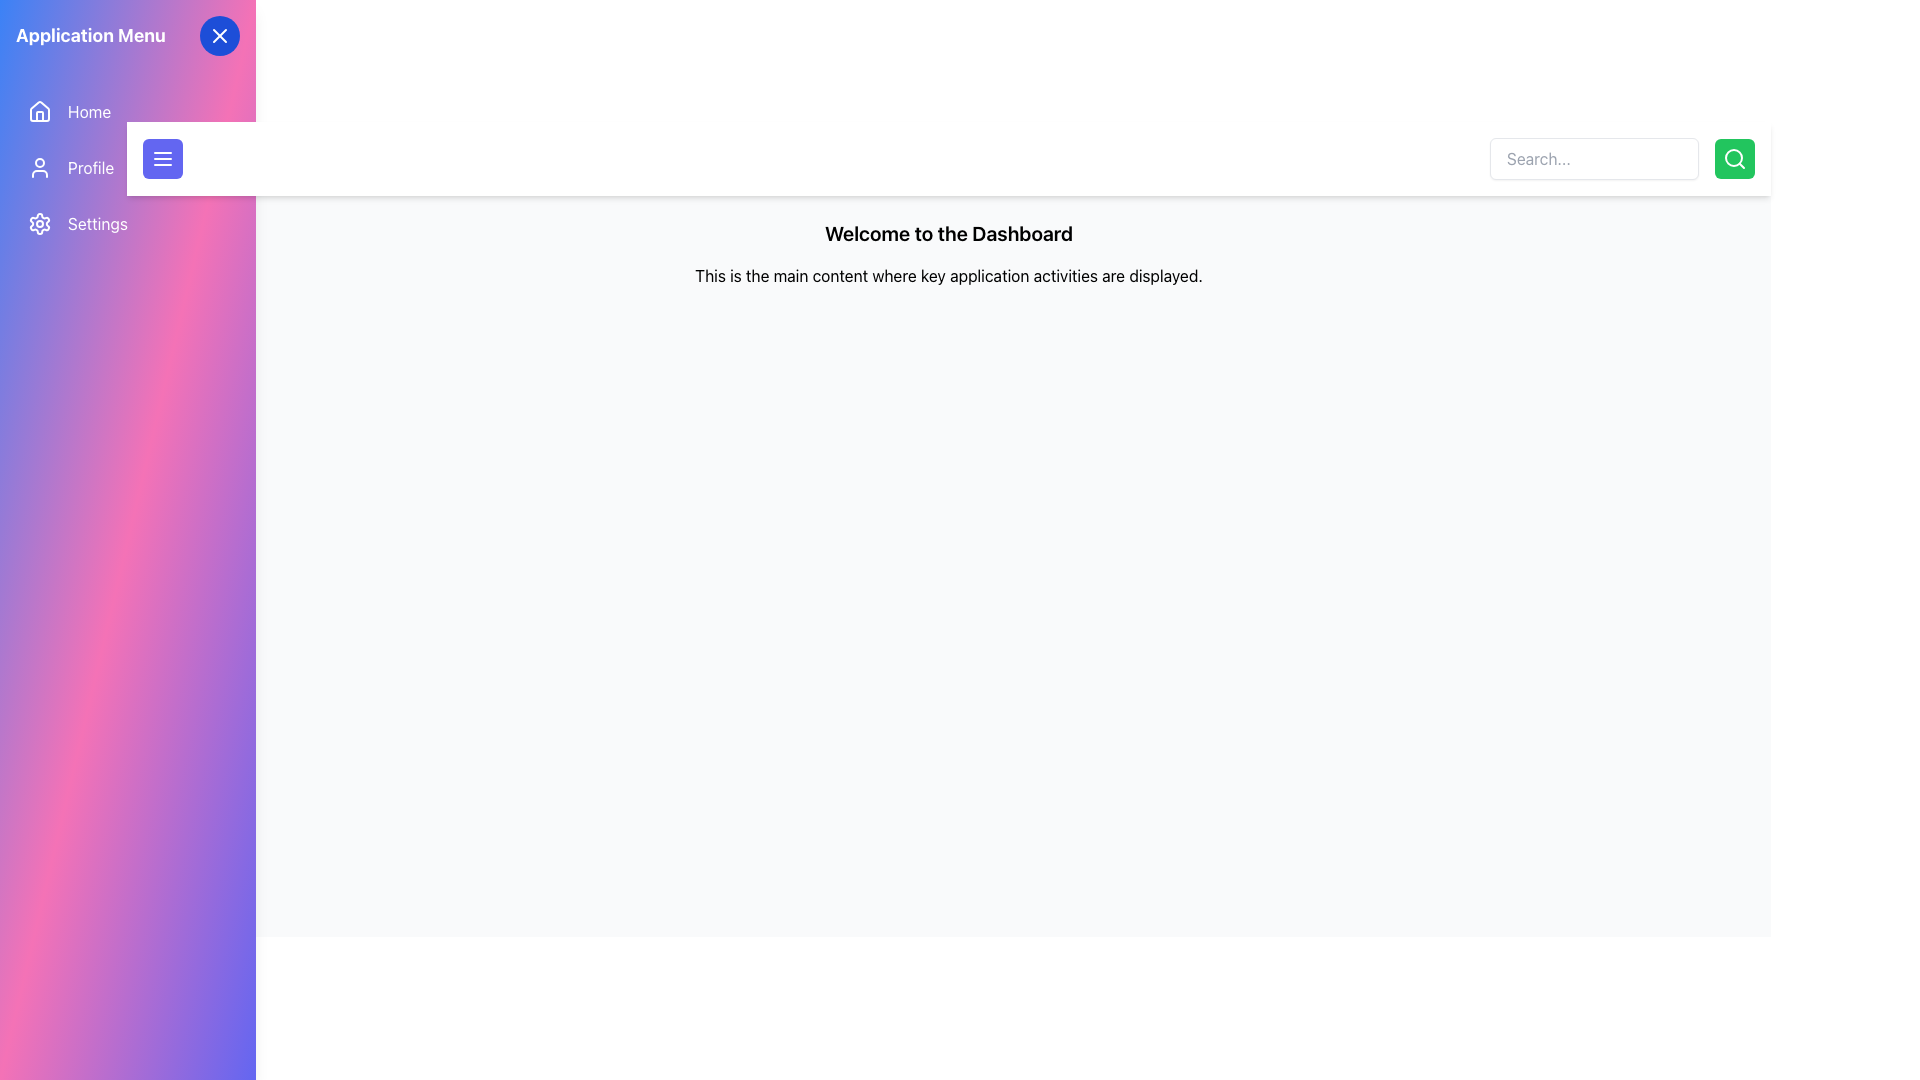  What do you see at coordinates (88, 111) in the screenshot?
I see `the navigational link labeled as the first option in the application menu, which is located below the header 'Application Menu' and above 'Profile' and 'Settings'` at bounding box center [88, 111].